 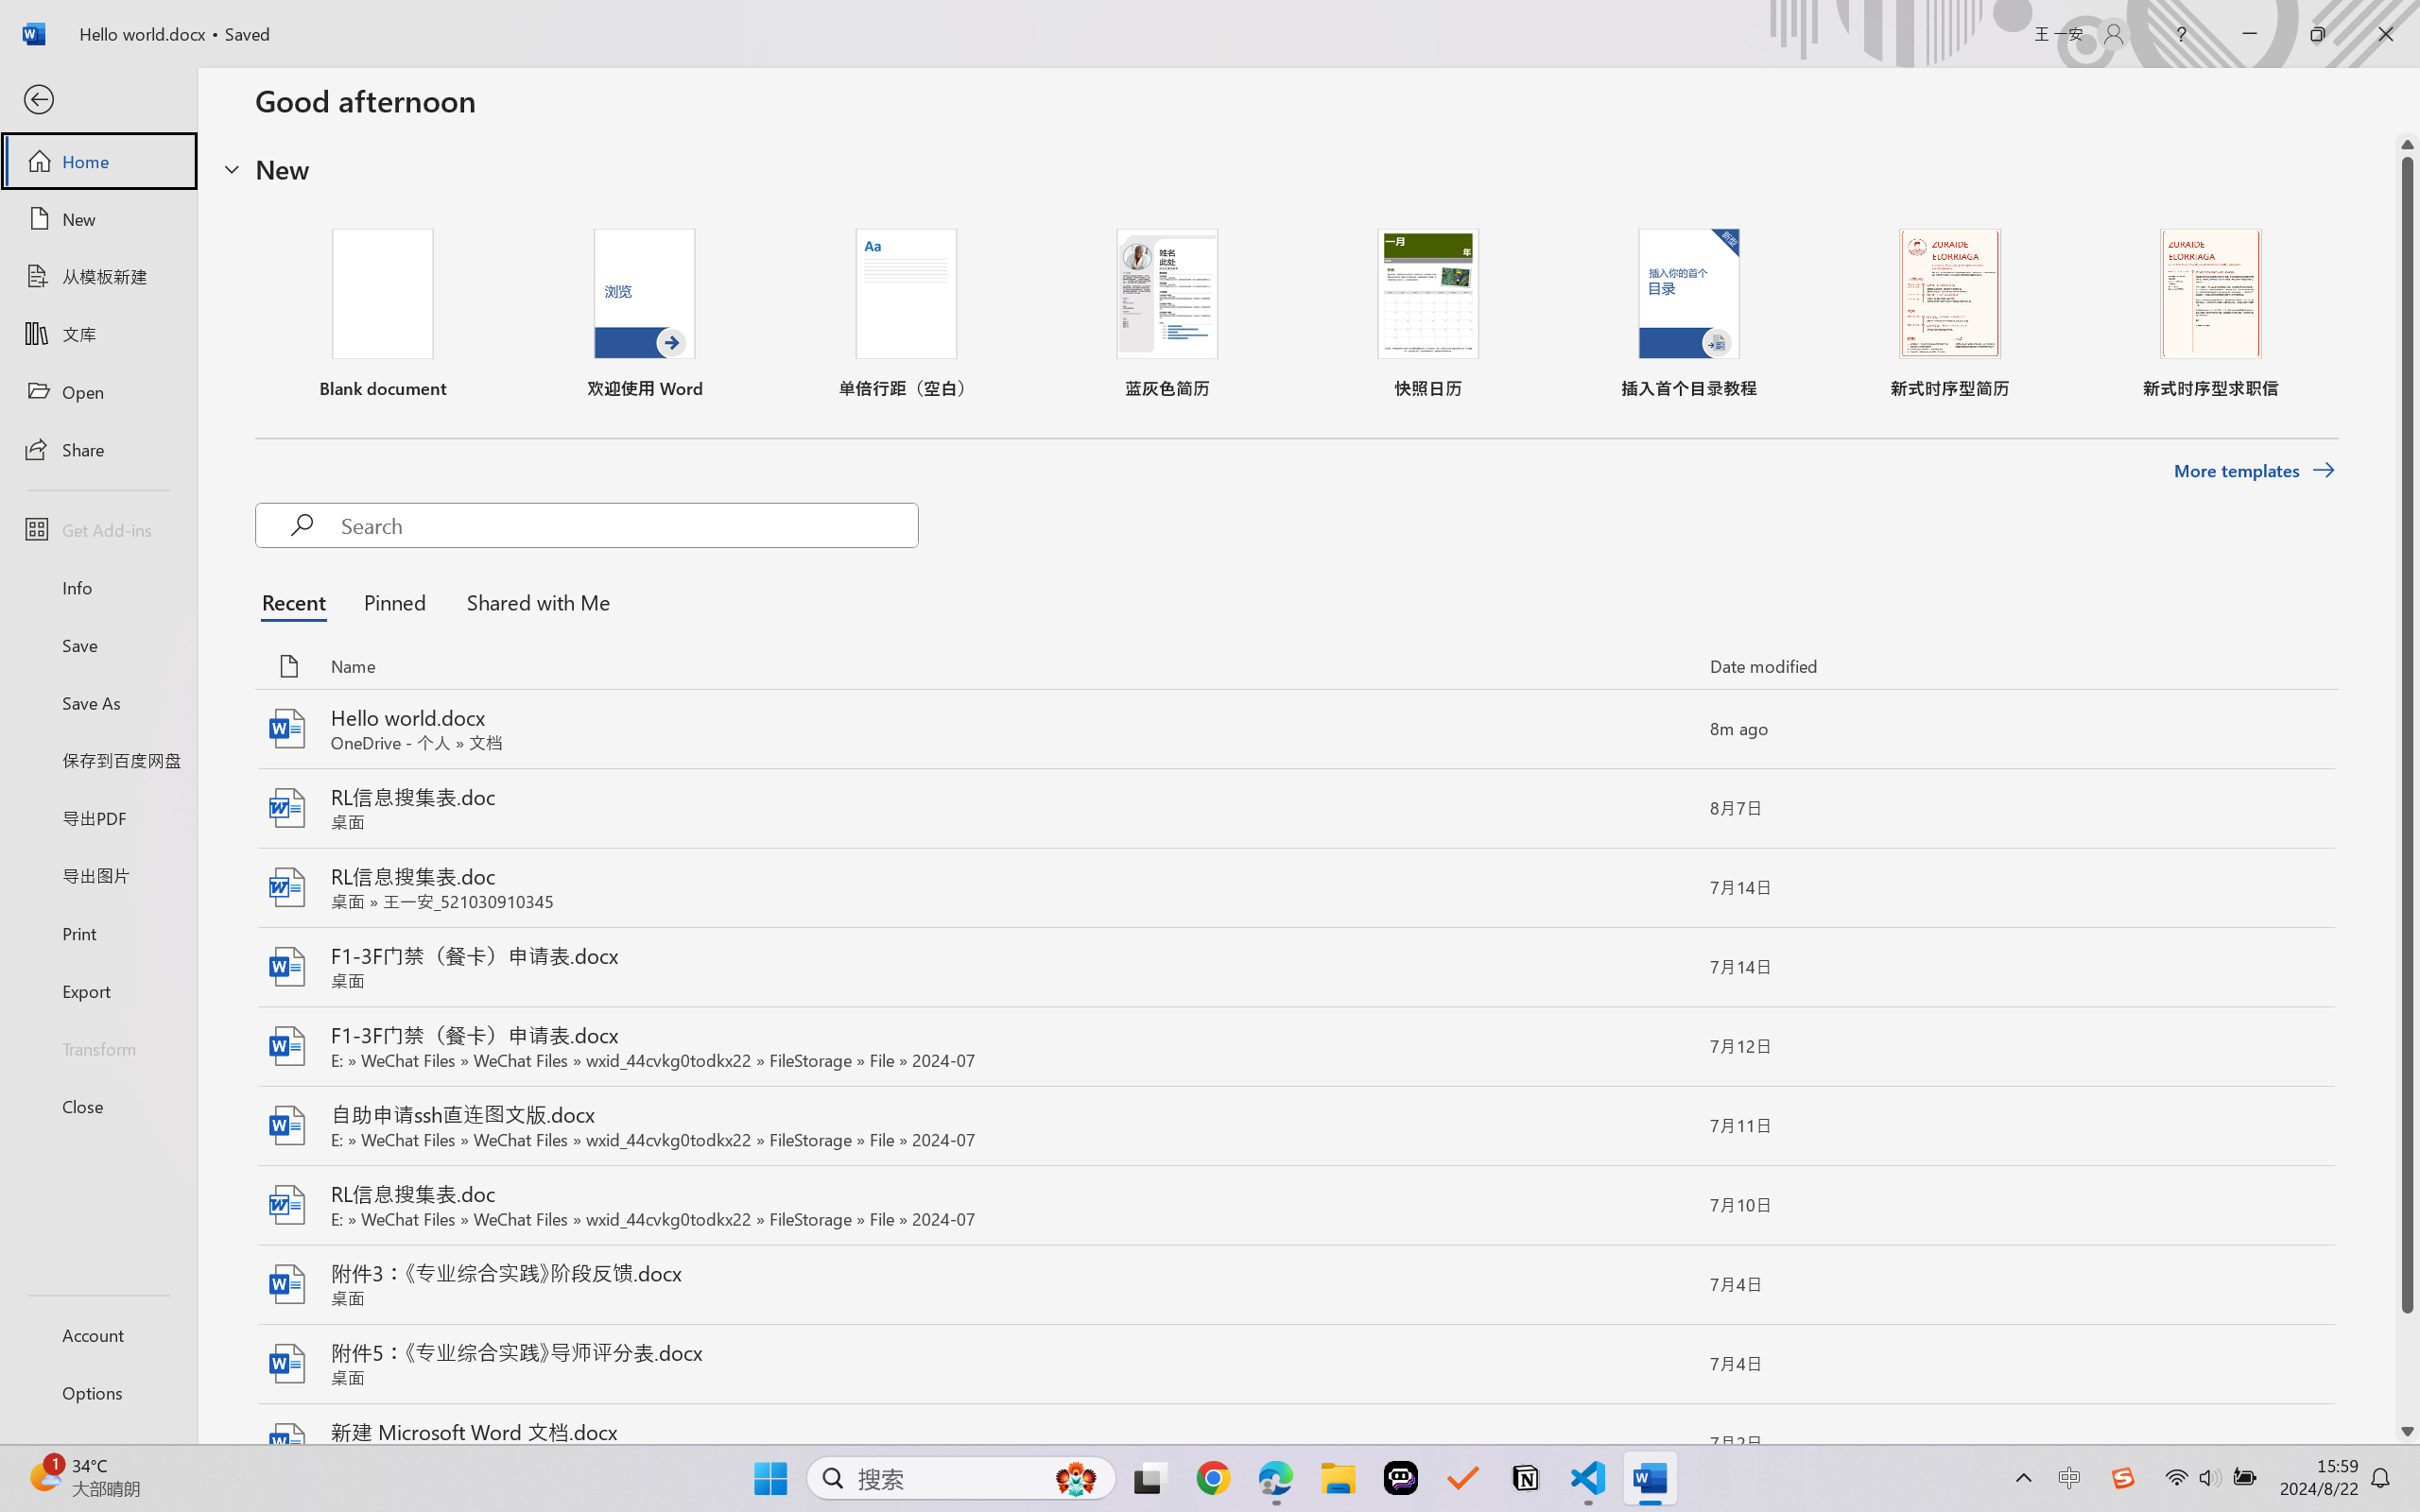 What do you see at coordinates (97, 1046) in the screenshot?
I see `'Transform'` at bounding box center [97, 1046].